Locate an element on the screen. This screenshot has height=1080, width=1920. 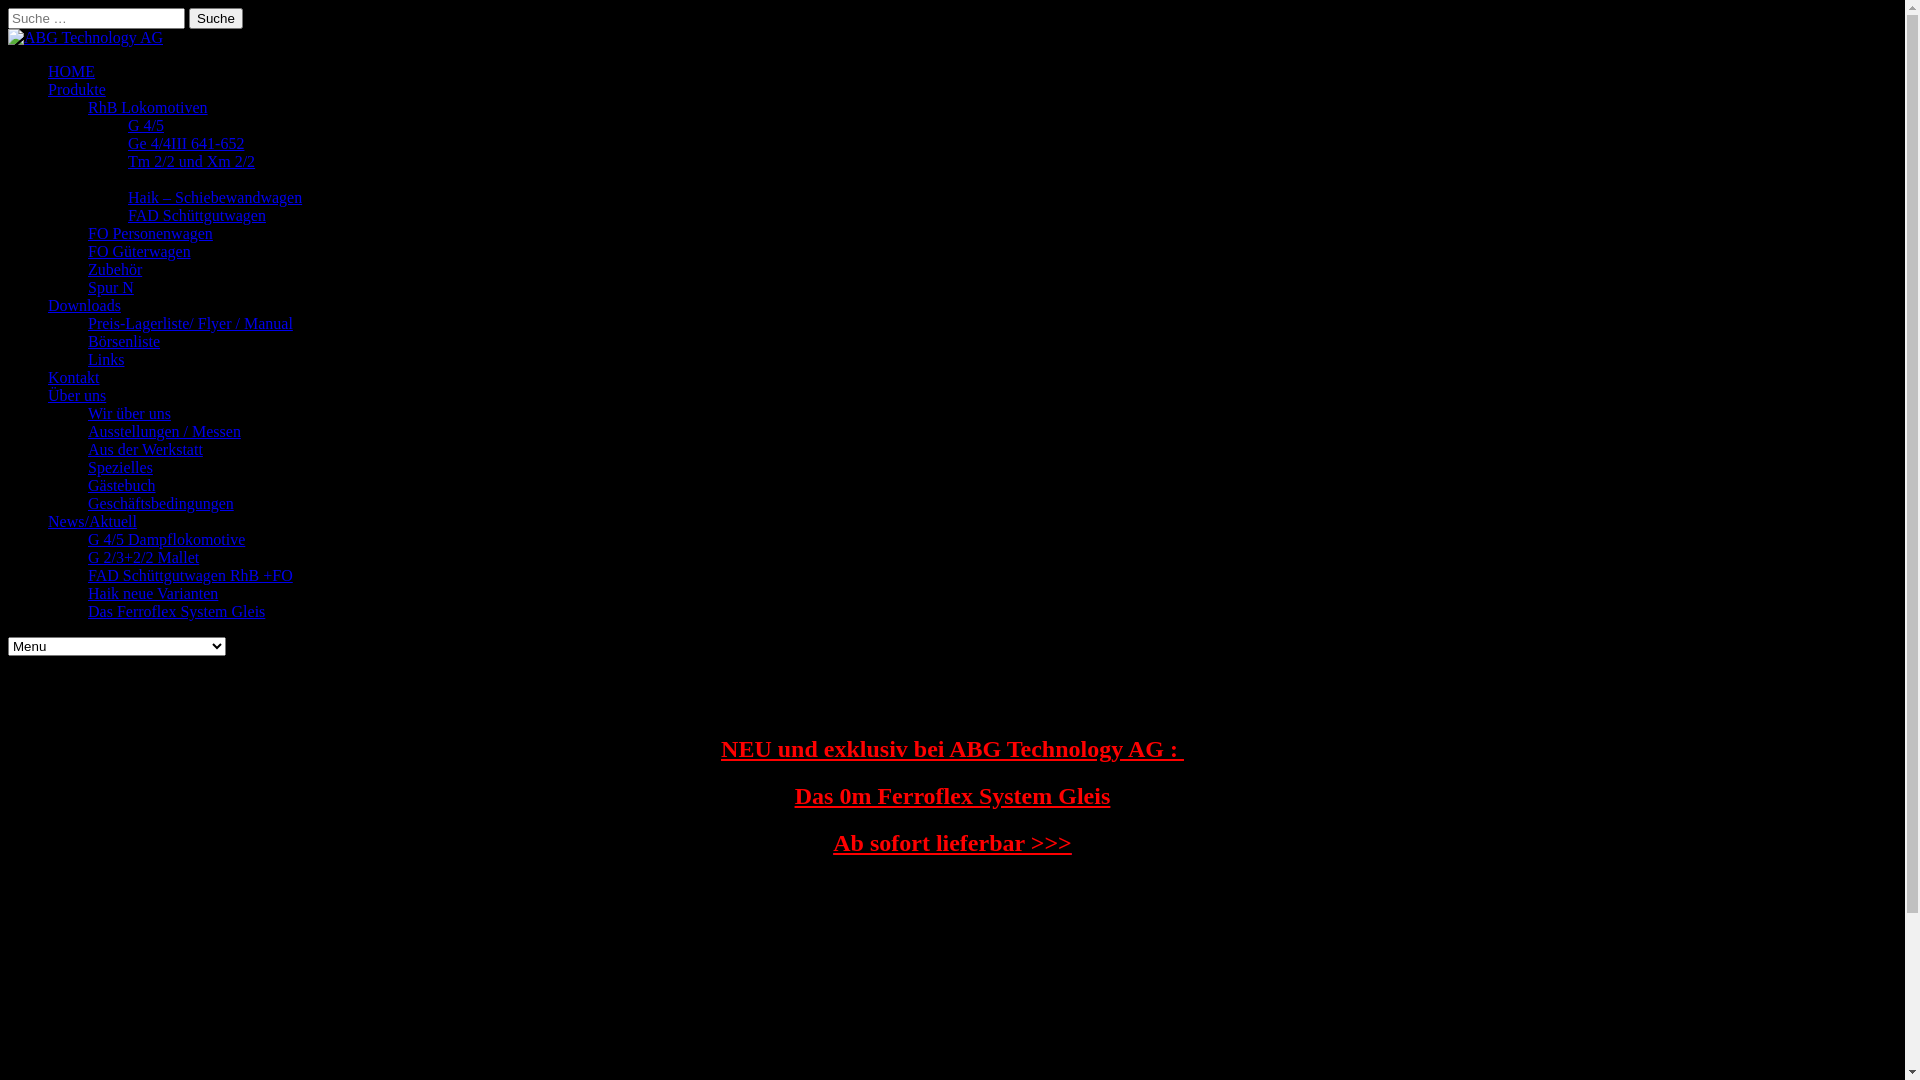
'News/Aktuell' is located at coordinates (91, 520).